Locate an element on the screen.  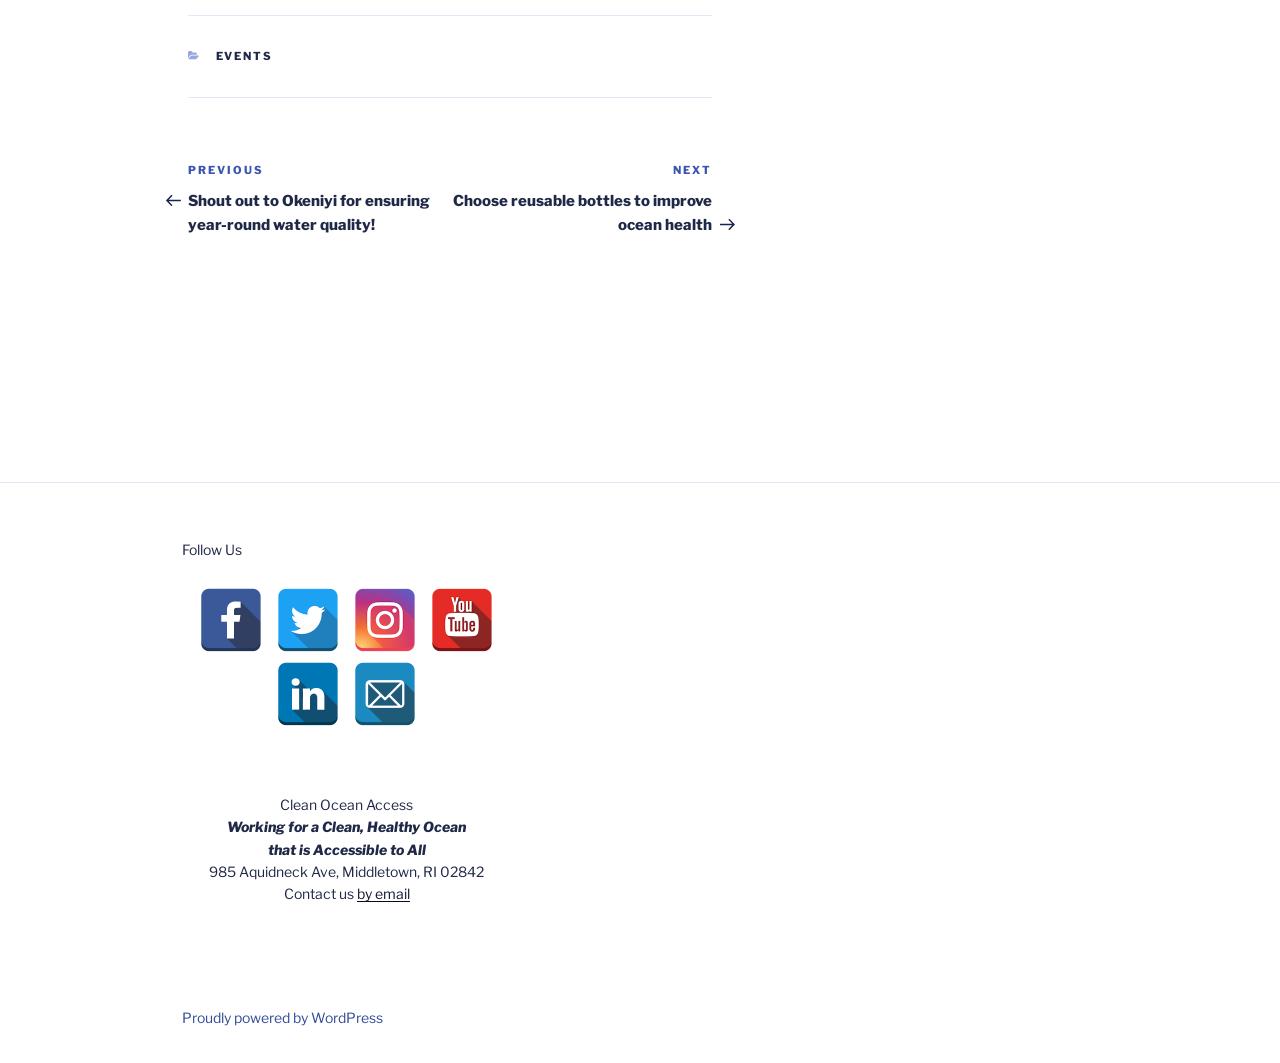
'Contact us' is located at coordinates (318, 892).